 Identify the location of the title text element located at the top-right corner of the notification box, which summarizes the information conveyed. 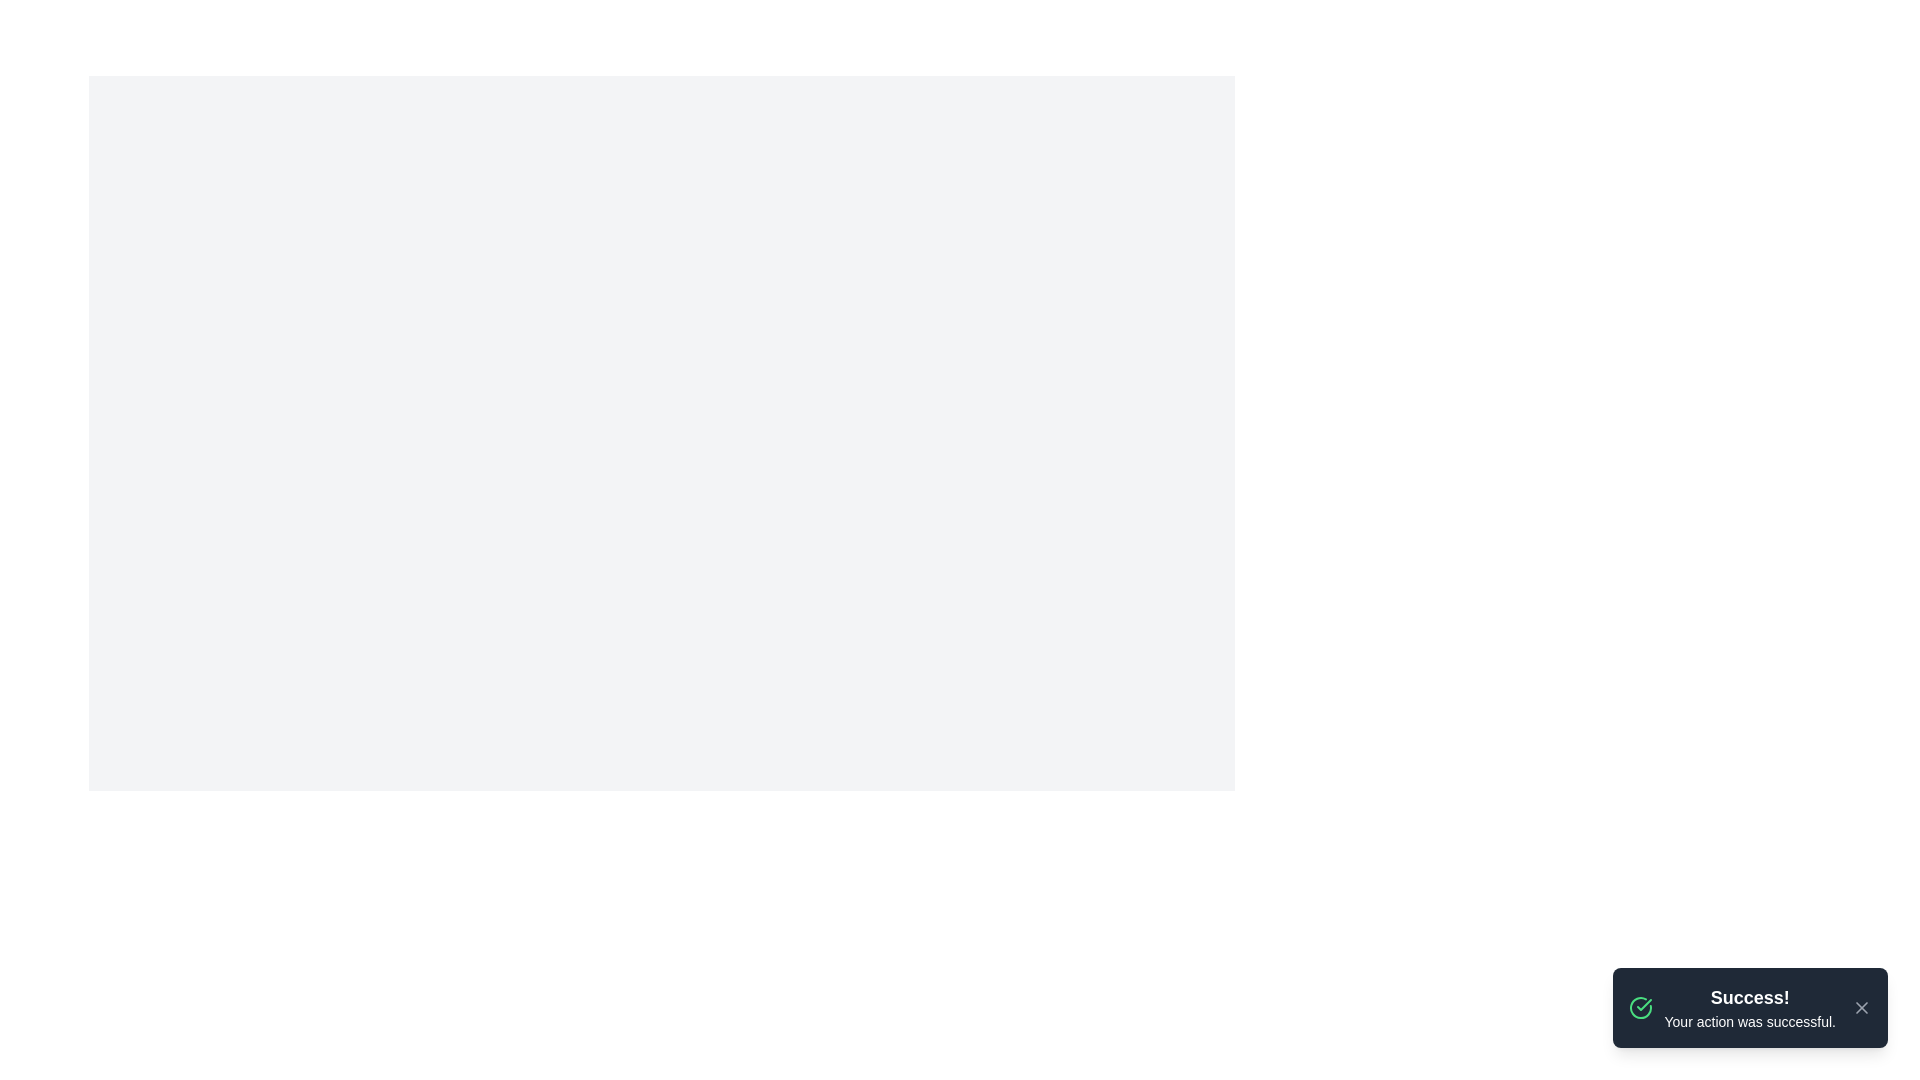
(1749, 998).